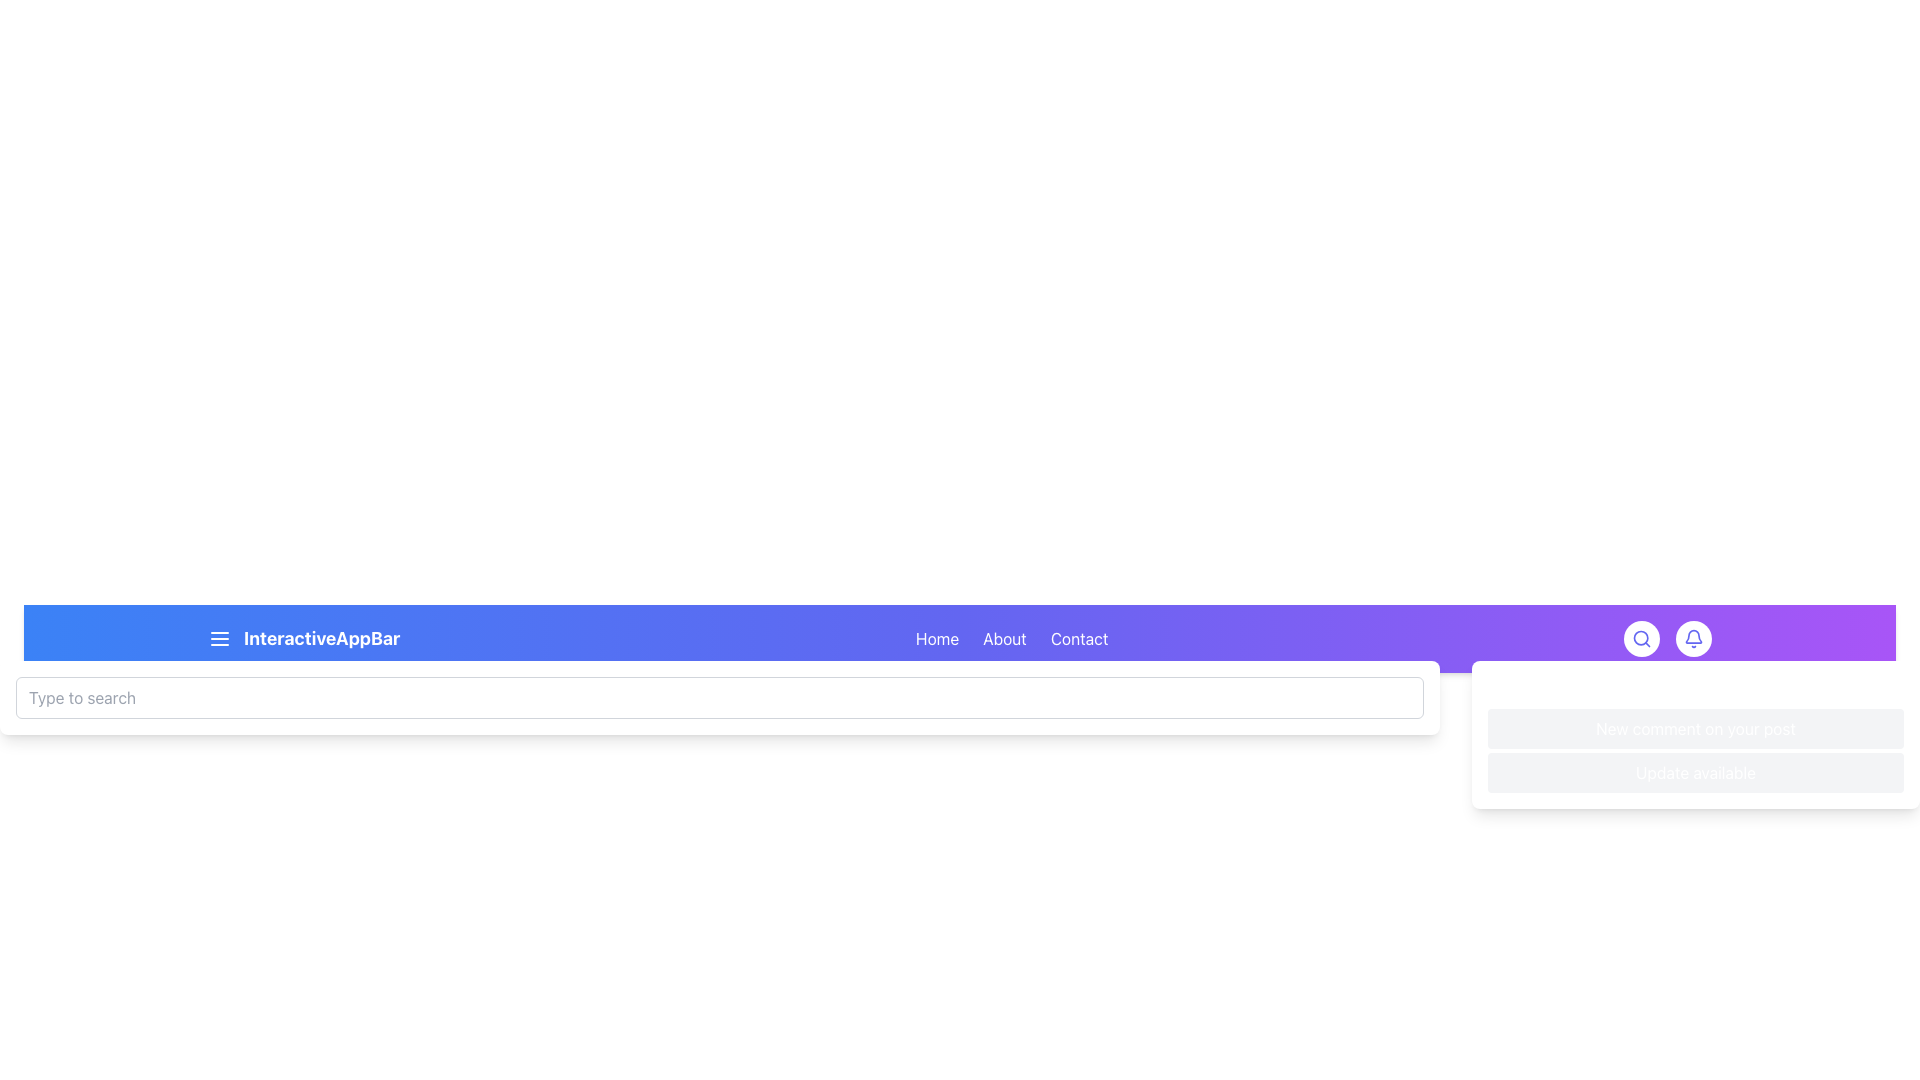 The width and height of the screenshot is (1920, 1080). What do you see at coordinates (1694, 729) in the screenshot?
I see `Notification Banner that informs the user about a new comment on a post, located at the top-right corner of the application interface` at bounding box center [1694, 729].